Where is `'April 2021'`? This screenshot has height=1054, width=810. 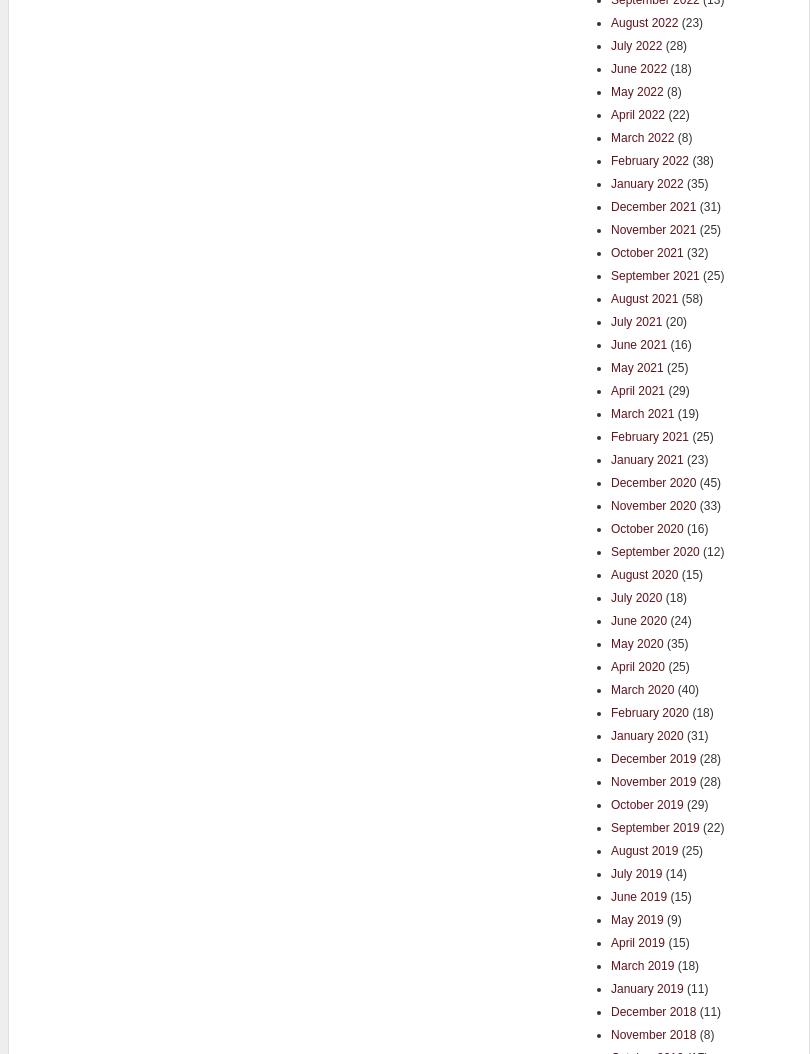 'April 2021' is located at coordinates (637, 388).